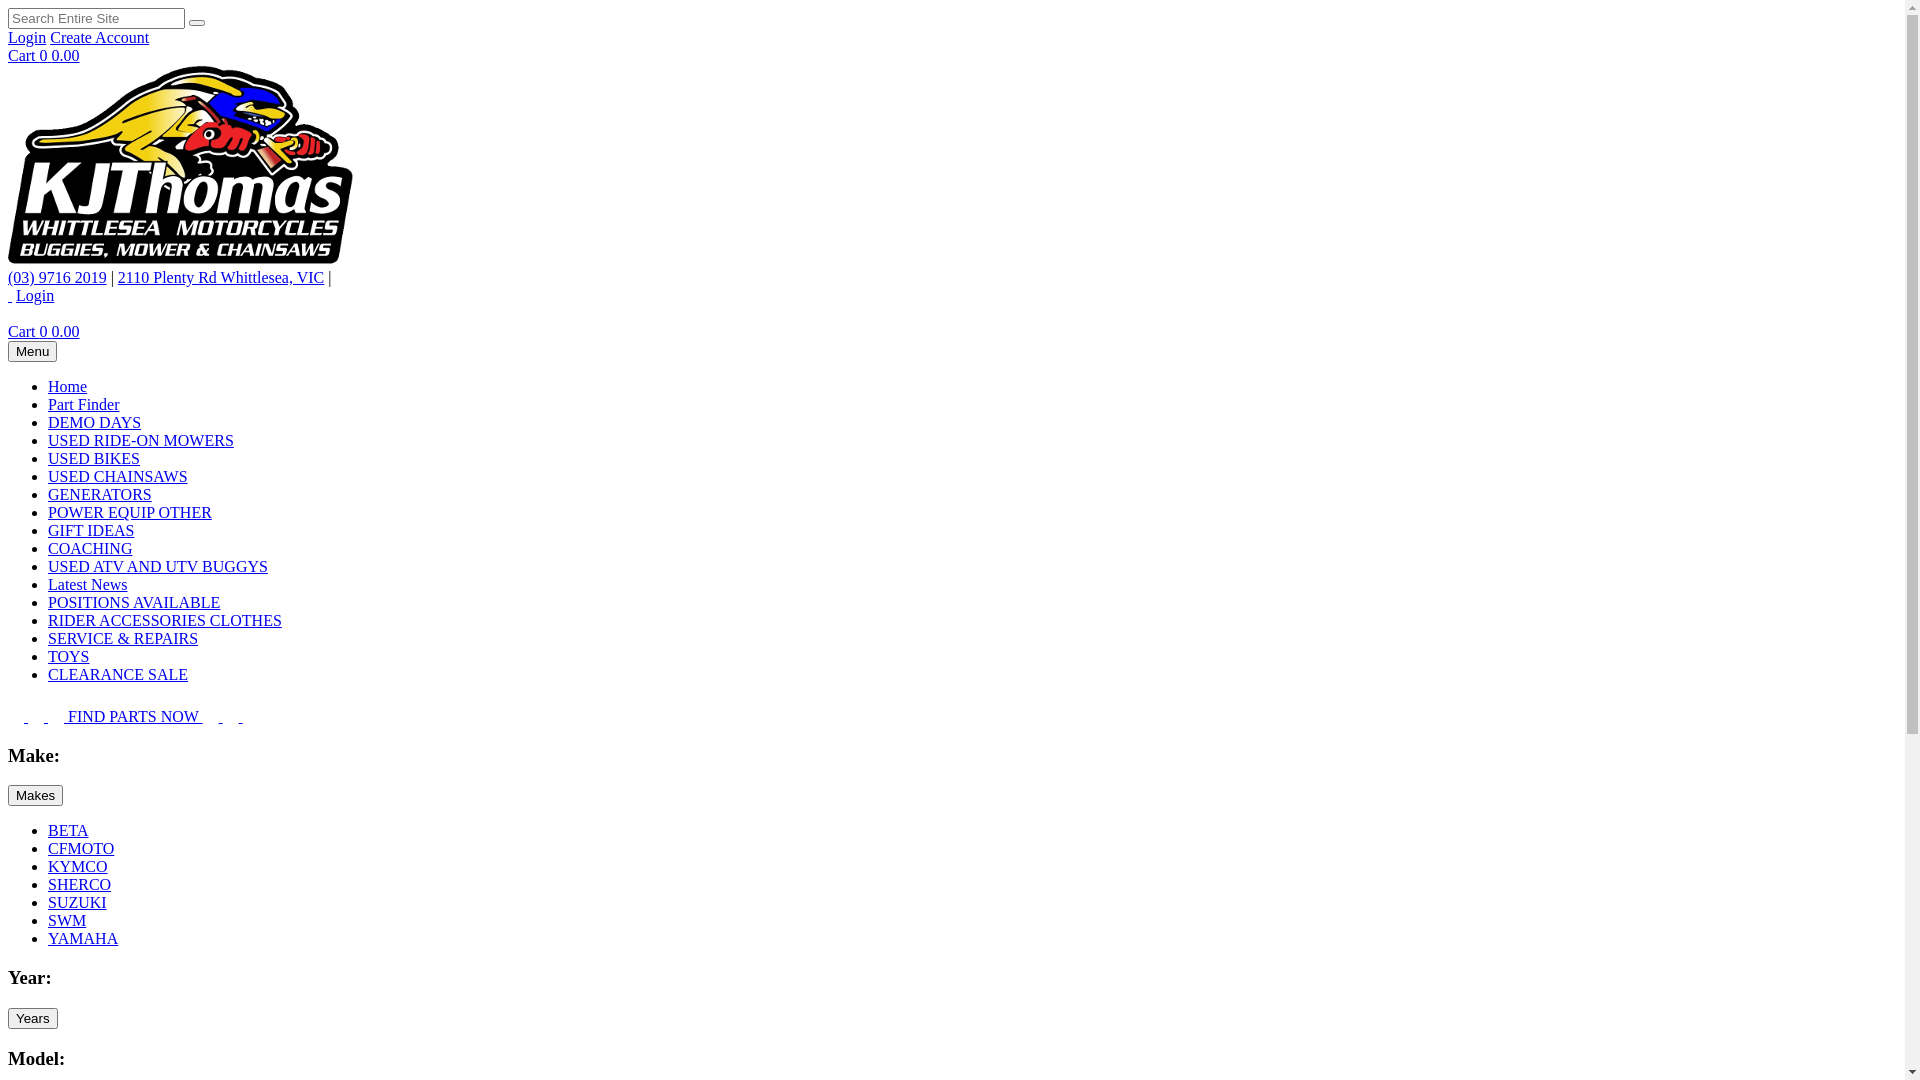 The height and width of the screenshot is (1080, 1920). Describe the element at coordinates (133, 601) in the screenshot. I see `'POSITIONS AVAILABLE'` at that location.